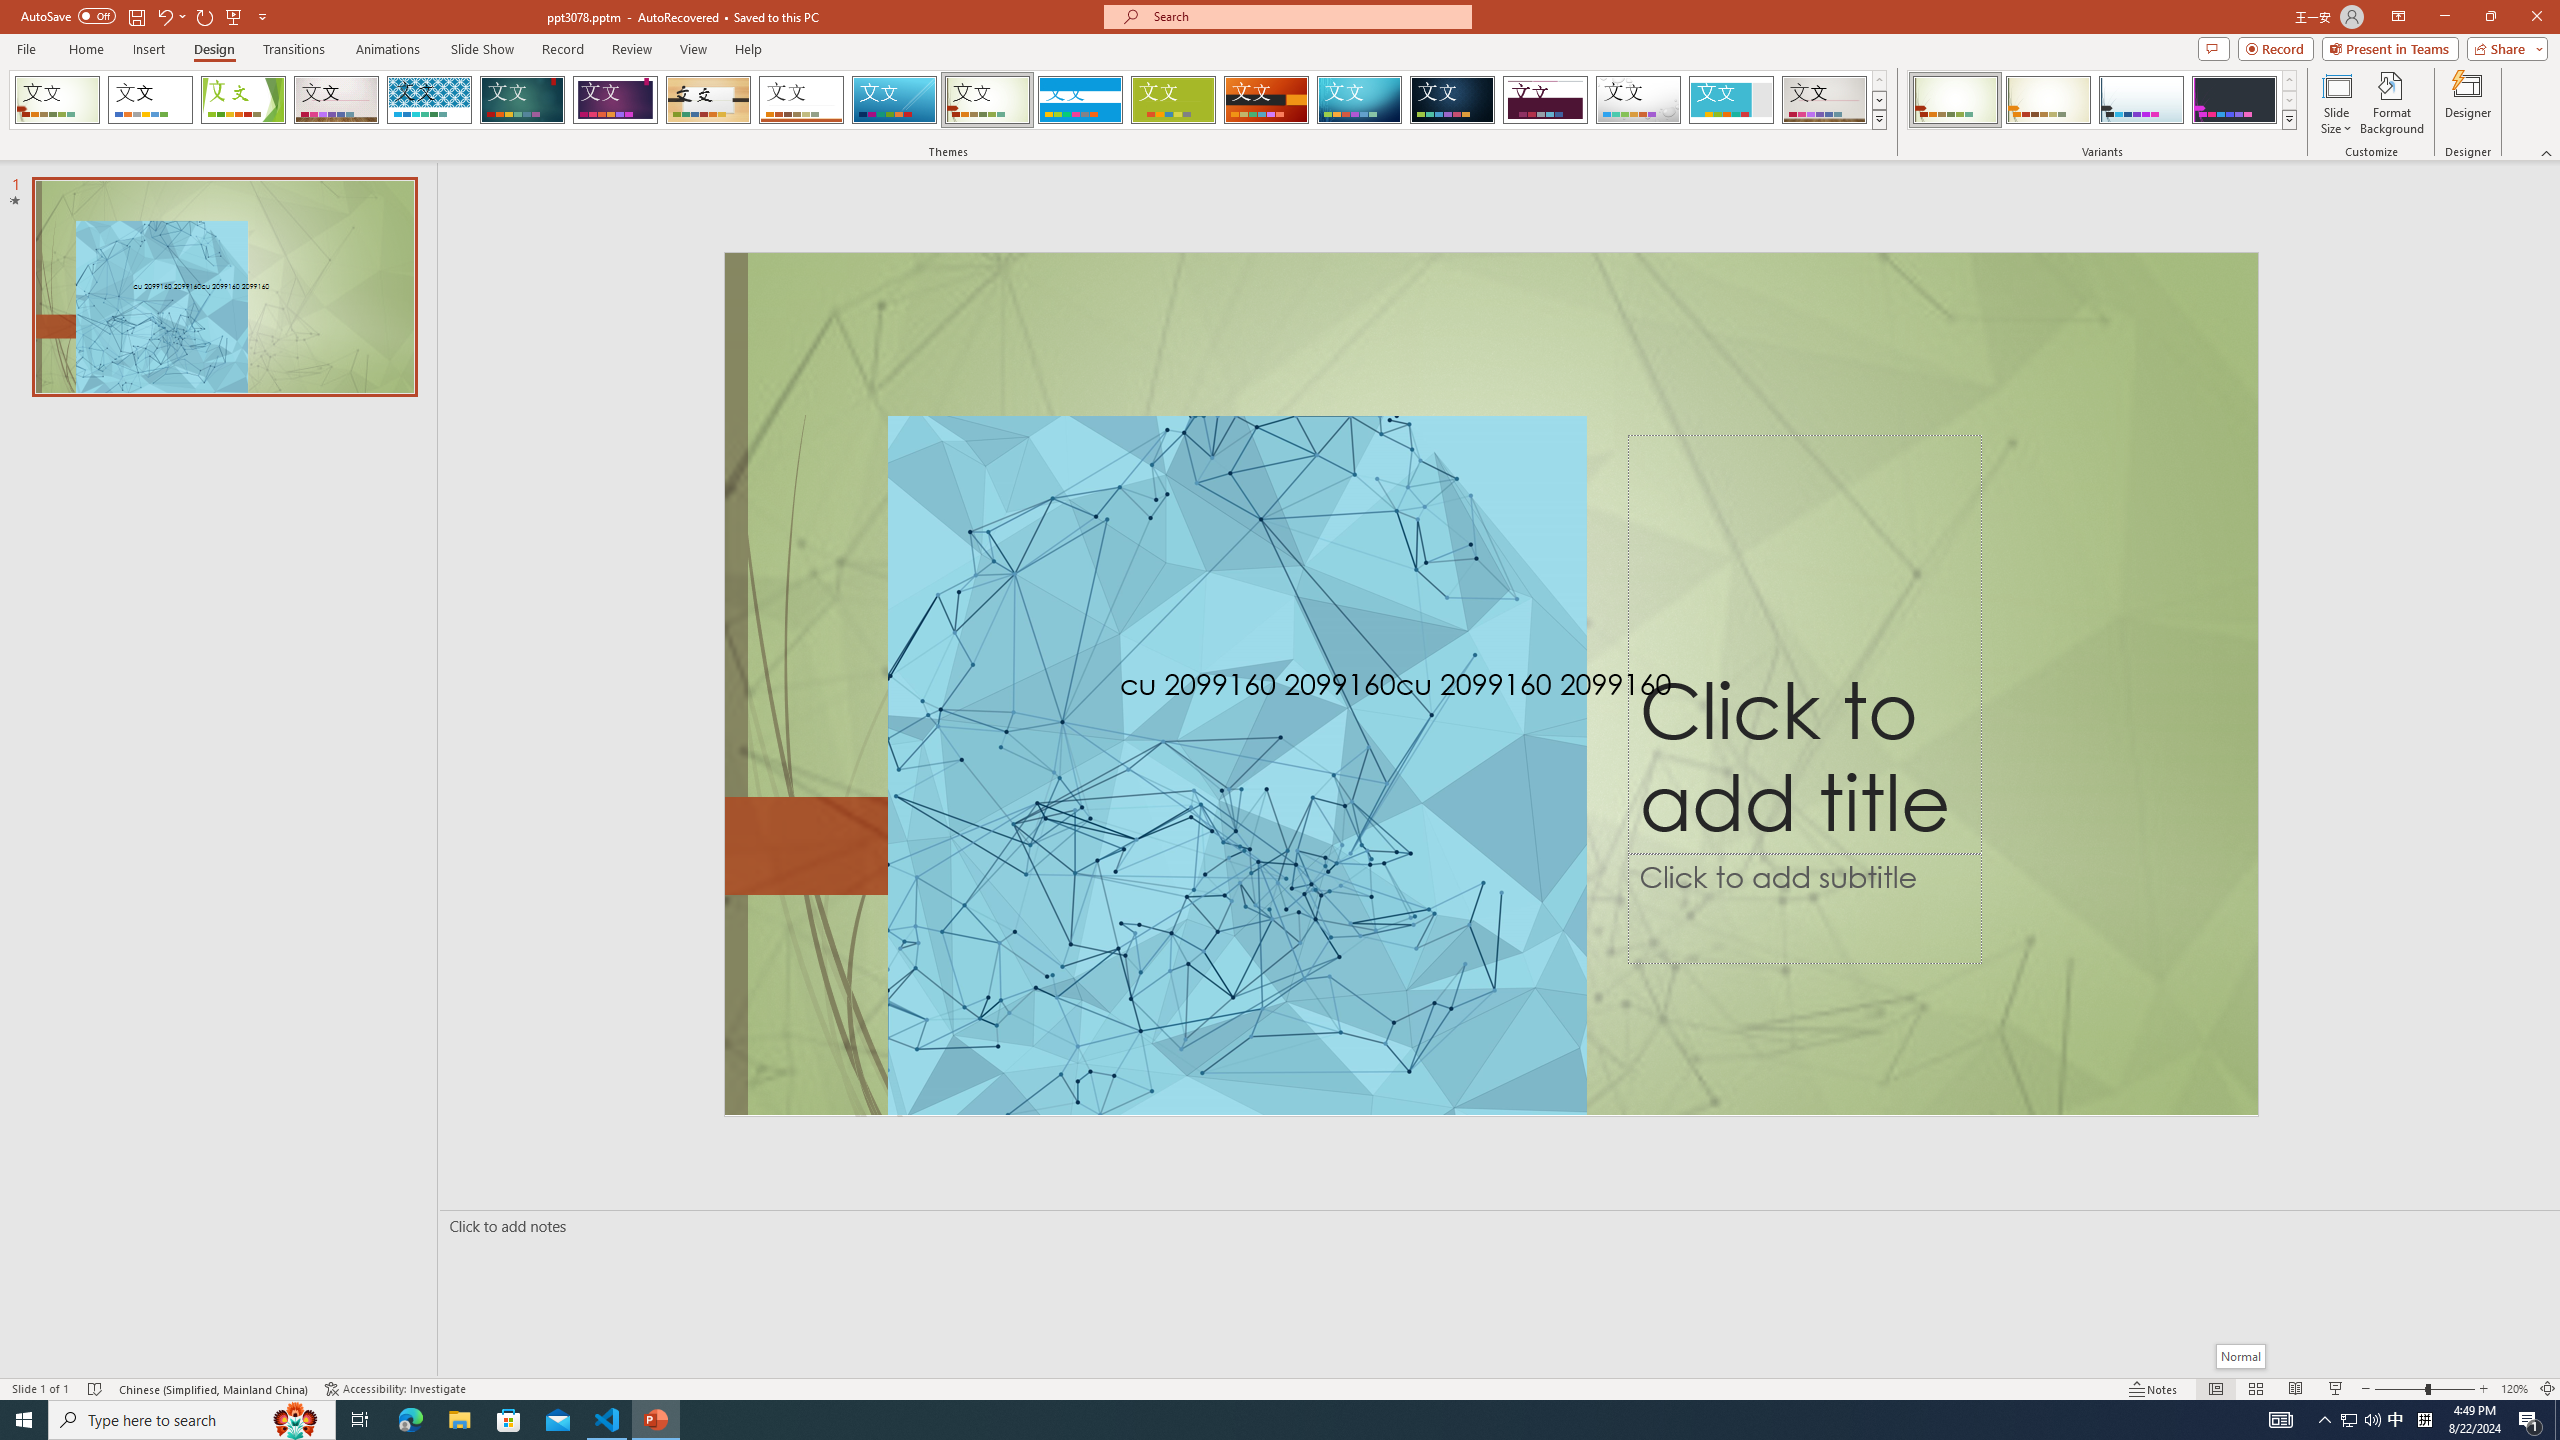 Image resolution: width=2560 pixels, height=1440 pixels. Describe the element at coordinates (2287, 118) in the screenshot. I see `'Variants'` at that location.